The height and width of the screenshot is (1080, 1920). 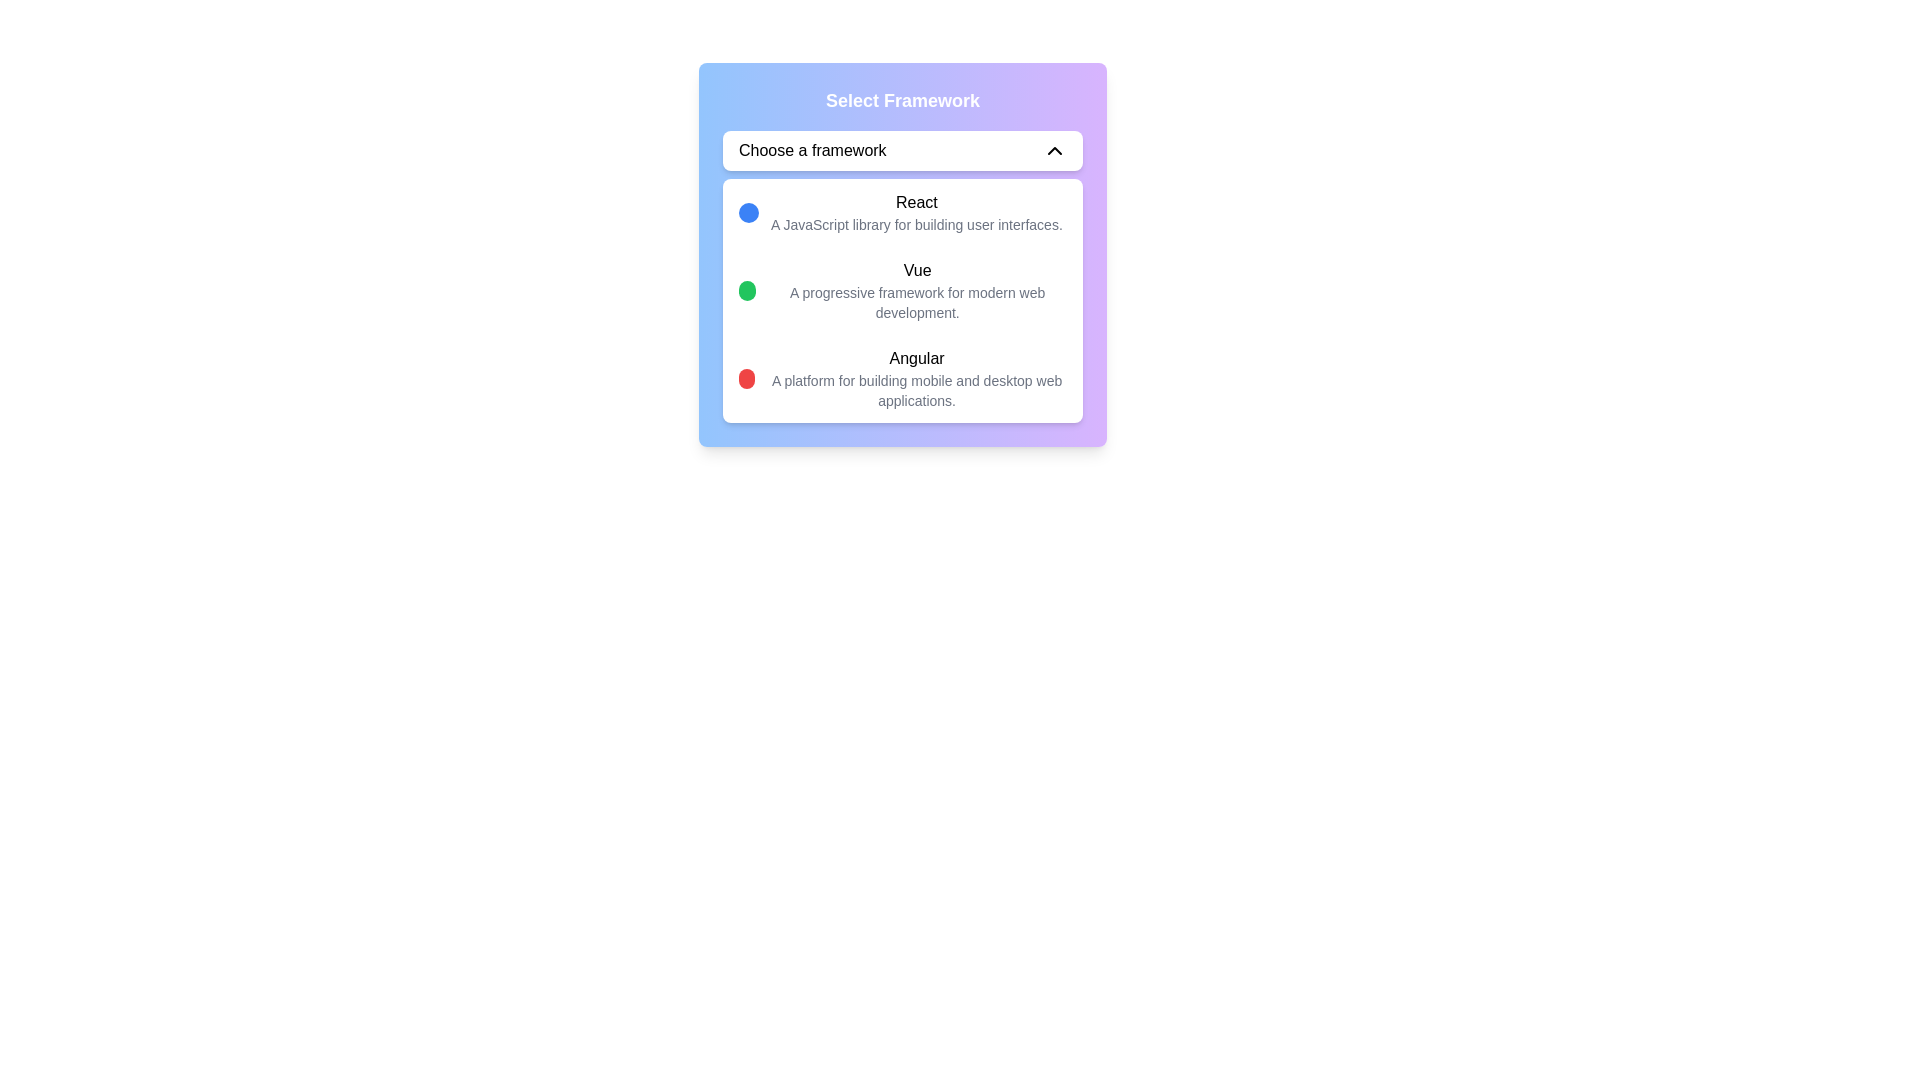 What do you see at coordinates (915, 357) in the screenshot?
I see `text of the label displaying 'Angular', which is the third framework option in a list within a blue-gradient box` at bounding box center [915, 357].